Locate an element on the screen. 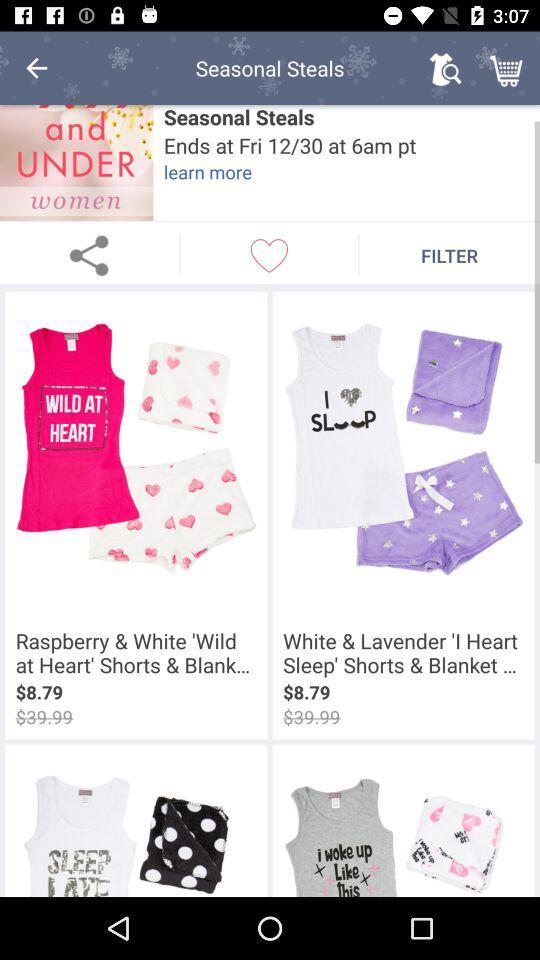 This screenshot has height=960, width=540. social media option is located at coordinates (88, 254).